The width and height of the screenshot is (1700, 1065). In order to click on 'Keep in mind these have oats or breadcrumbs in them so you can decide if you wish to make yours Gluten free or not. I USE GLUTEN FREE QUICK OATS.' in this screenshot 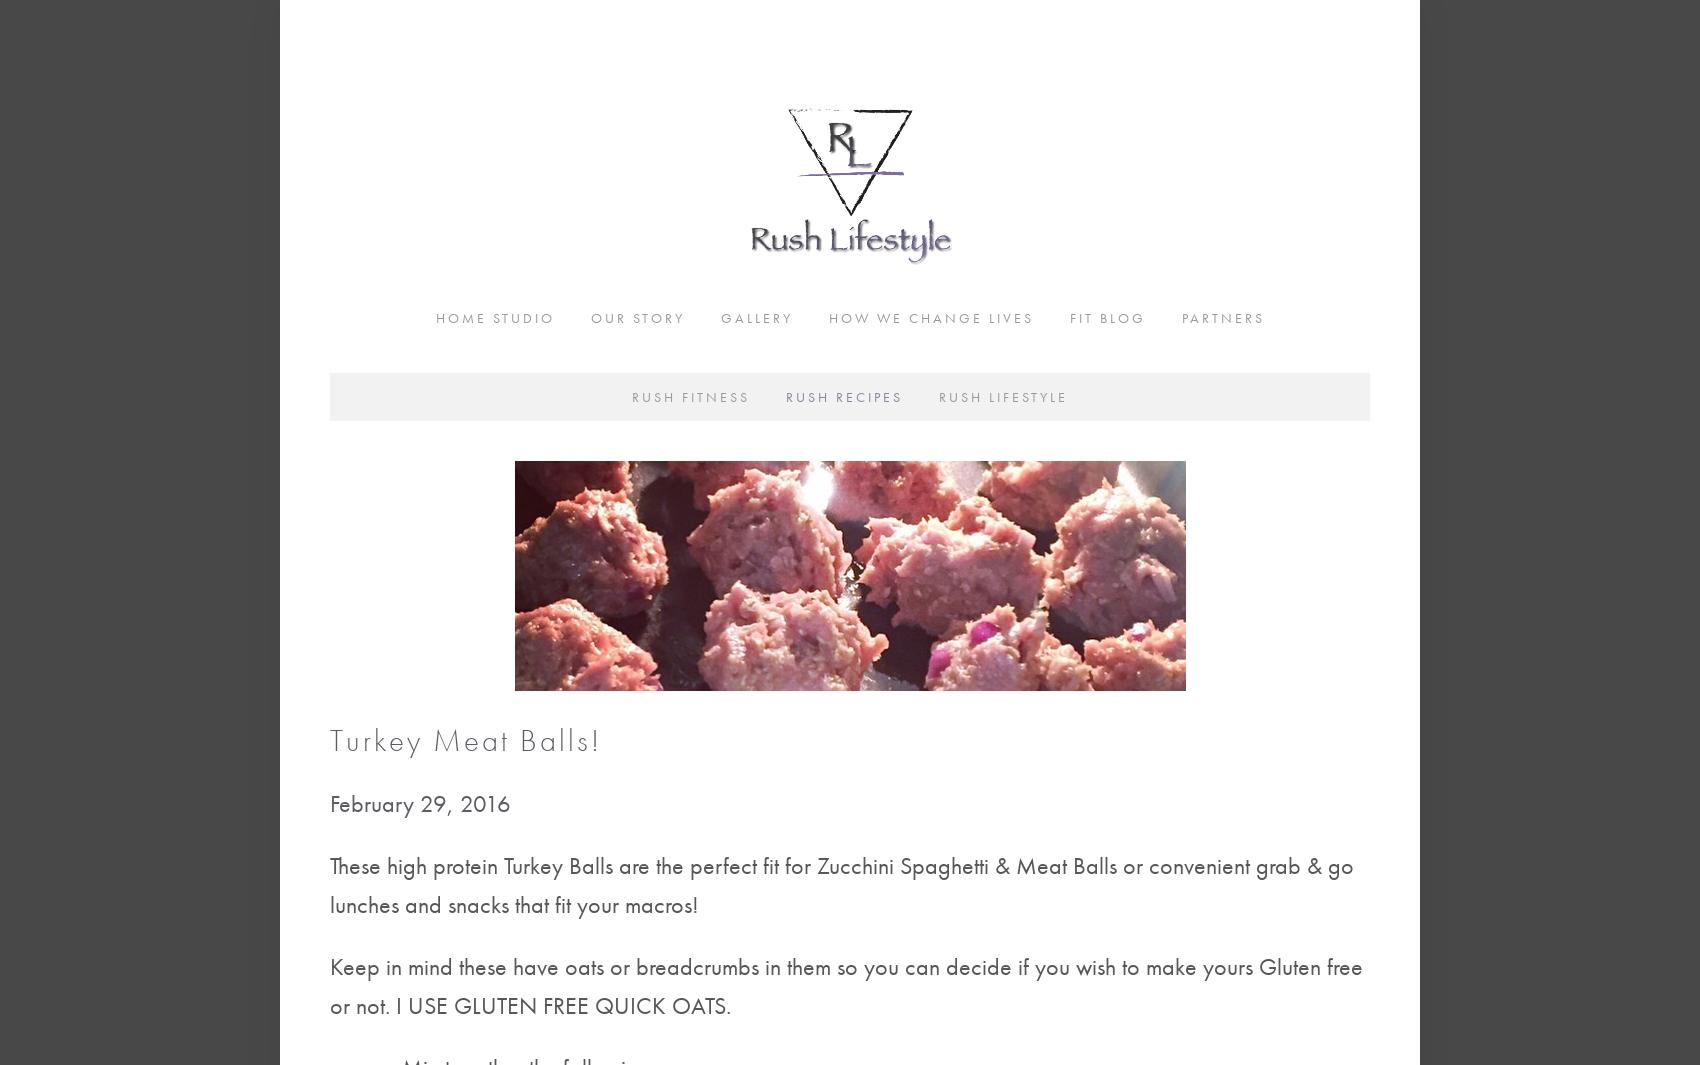, I will do `click(845, 985)`.